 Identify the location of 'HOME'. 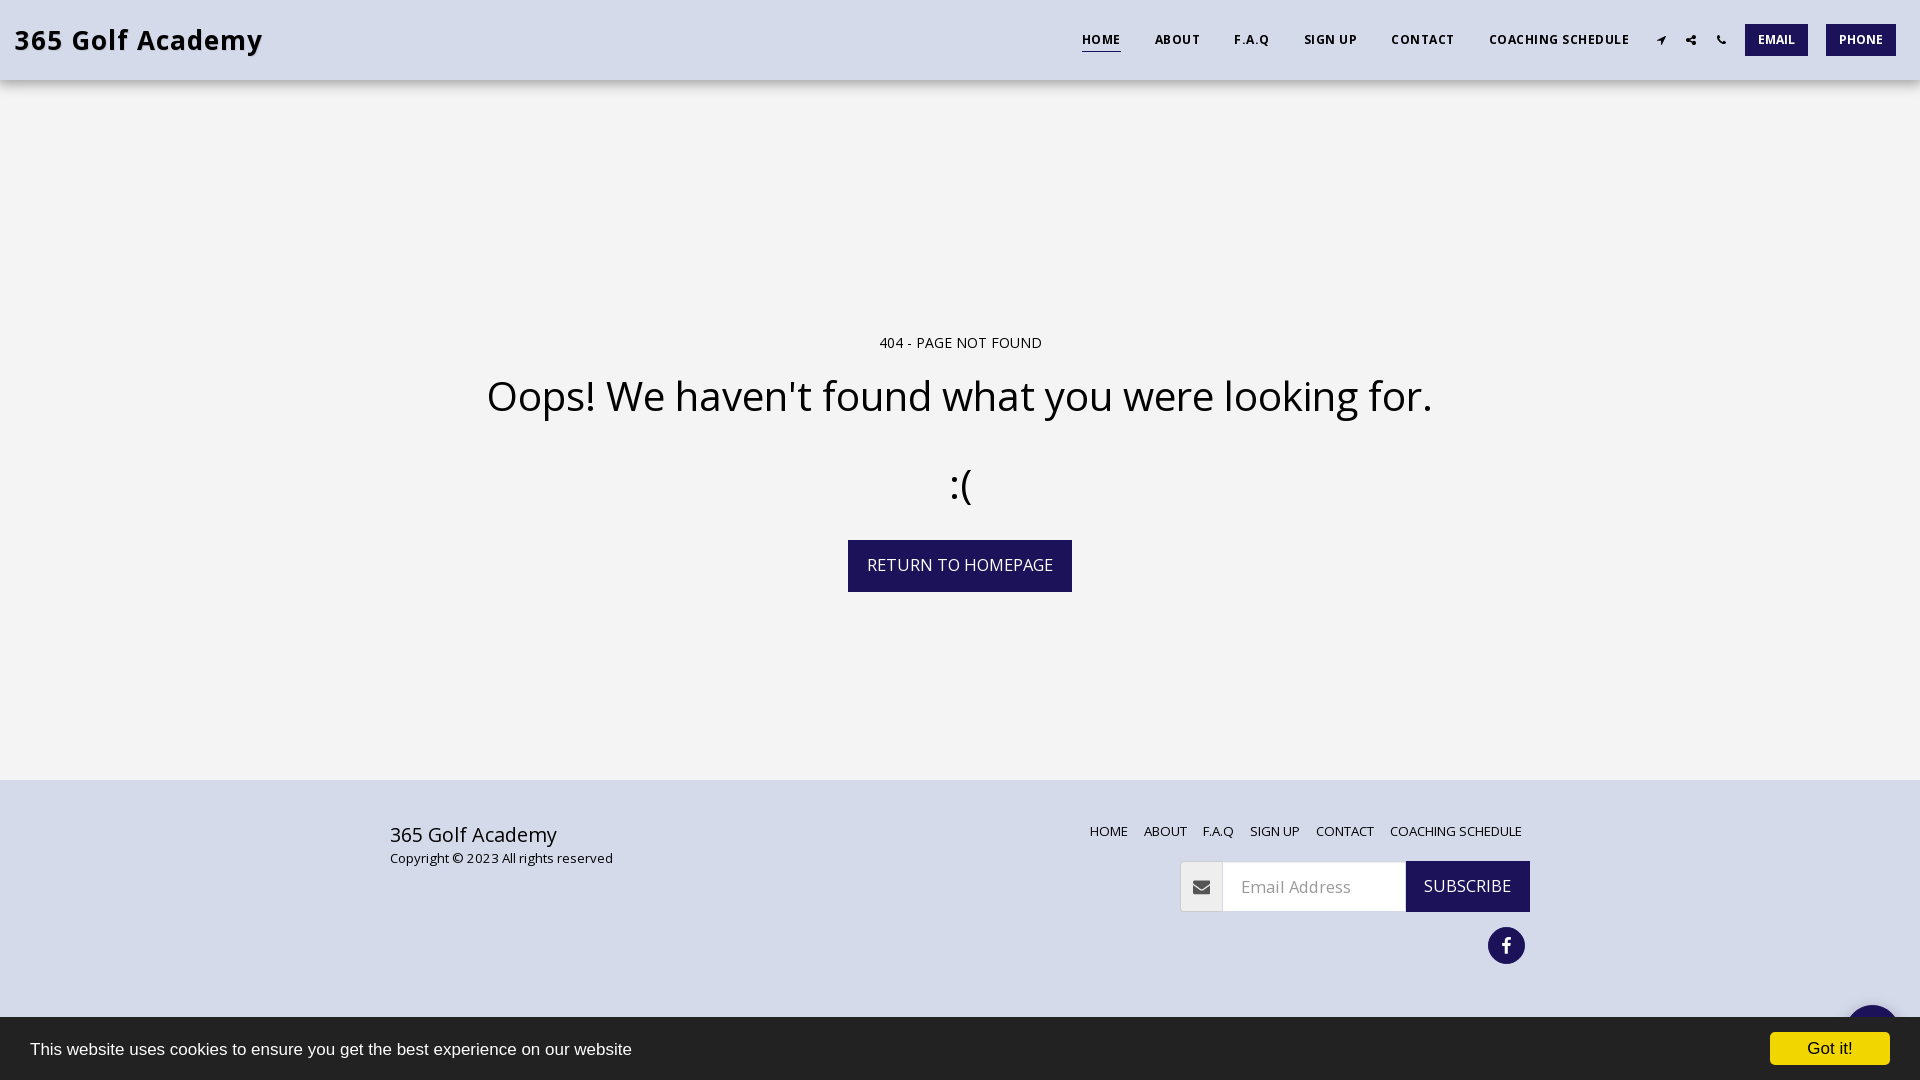
(1064, 38).